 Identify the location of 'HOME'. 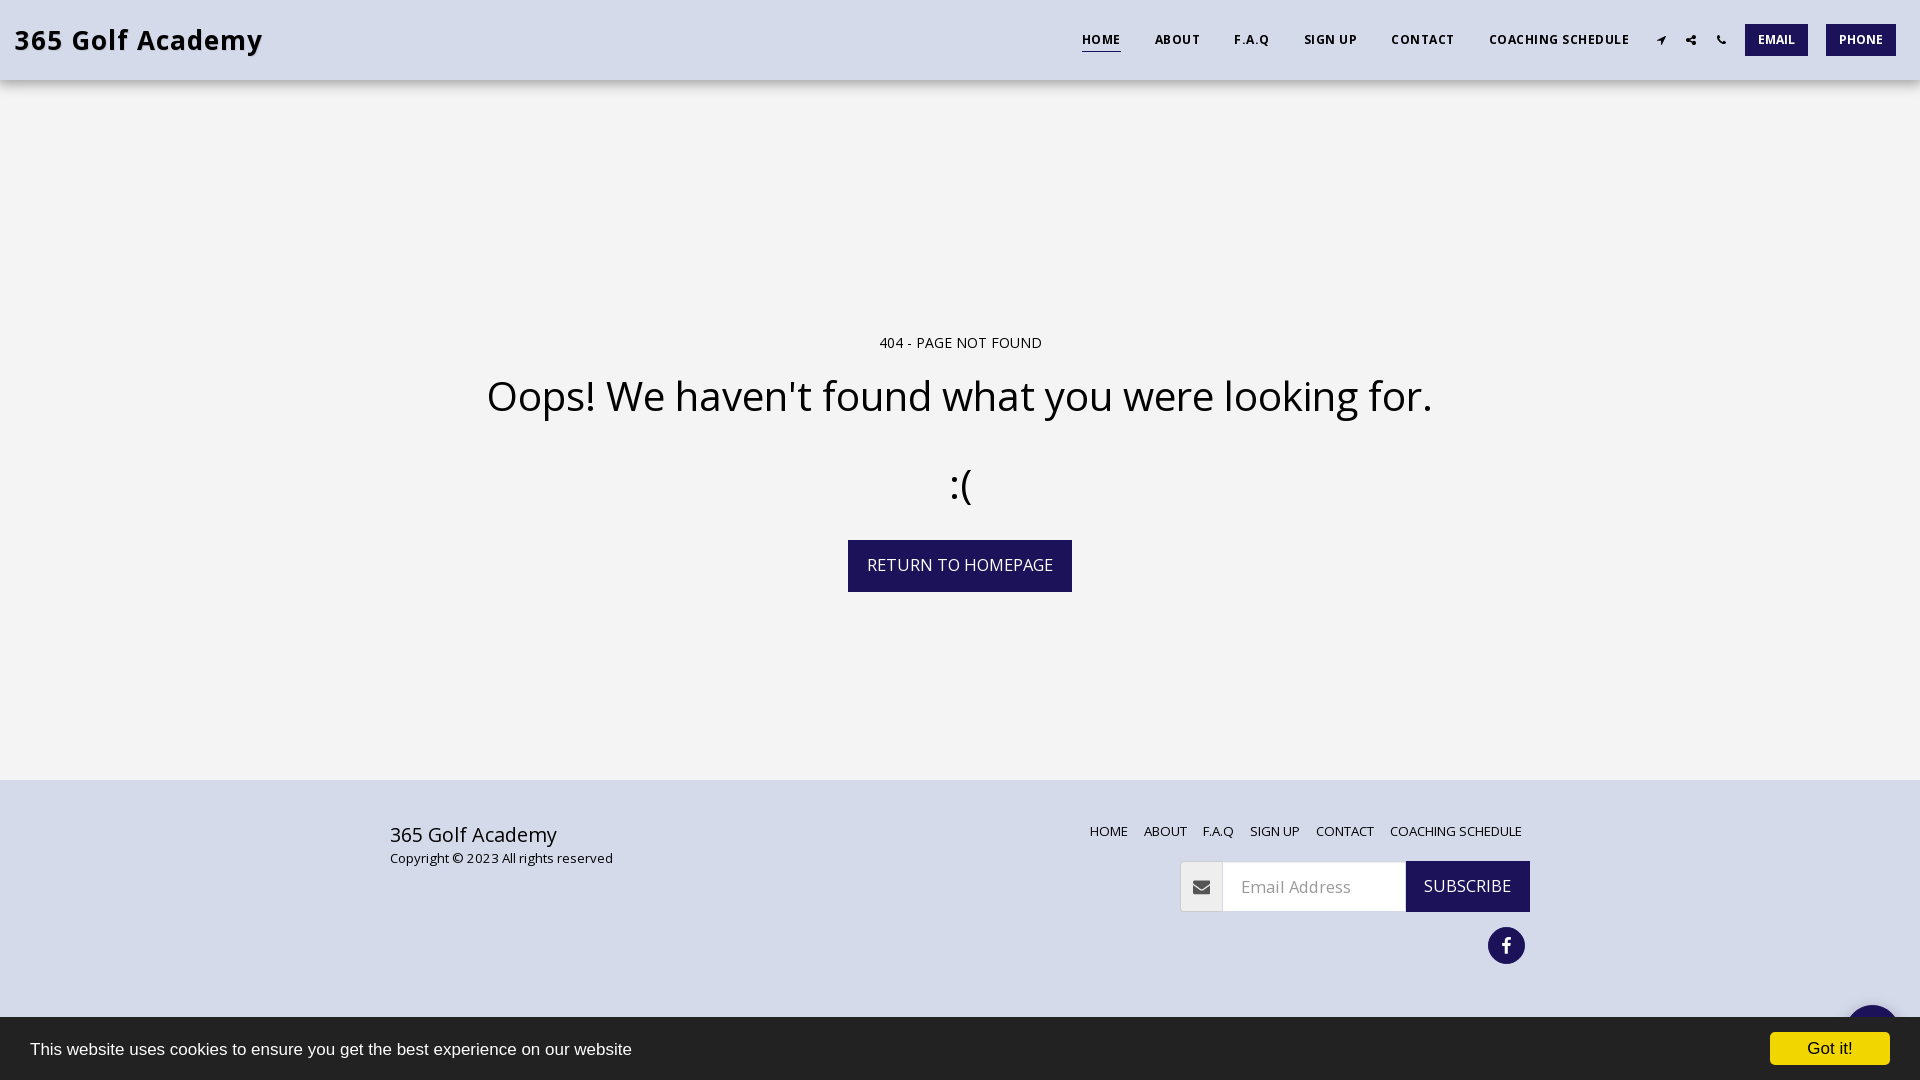
(1064, 38).